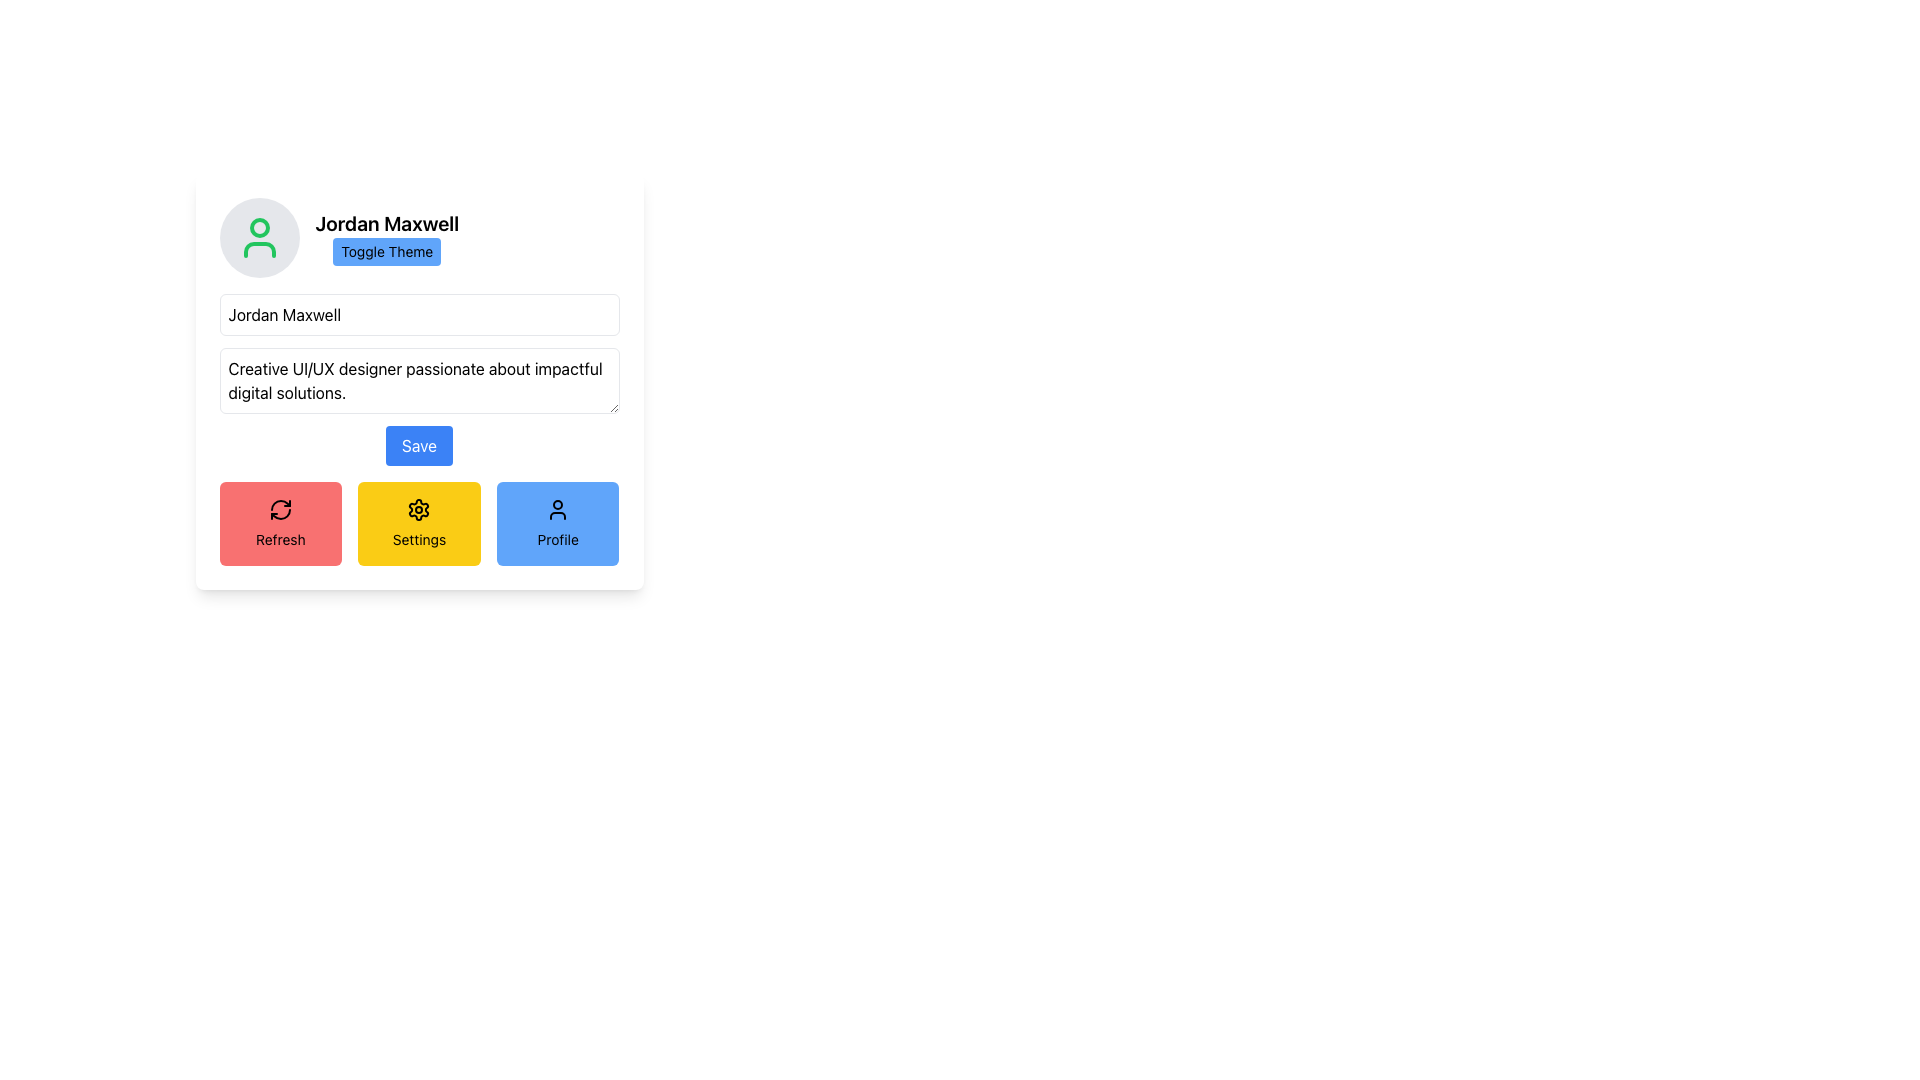  I want to click on the circular arrow icon within the red 'Refresh' button located in the bottom left corner of the card interface, so click(279, 513).